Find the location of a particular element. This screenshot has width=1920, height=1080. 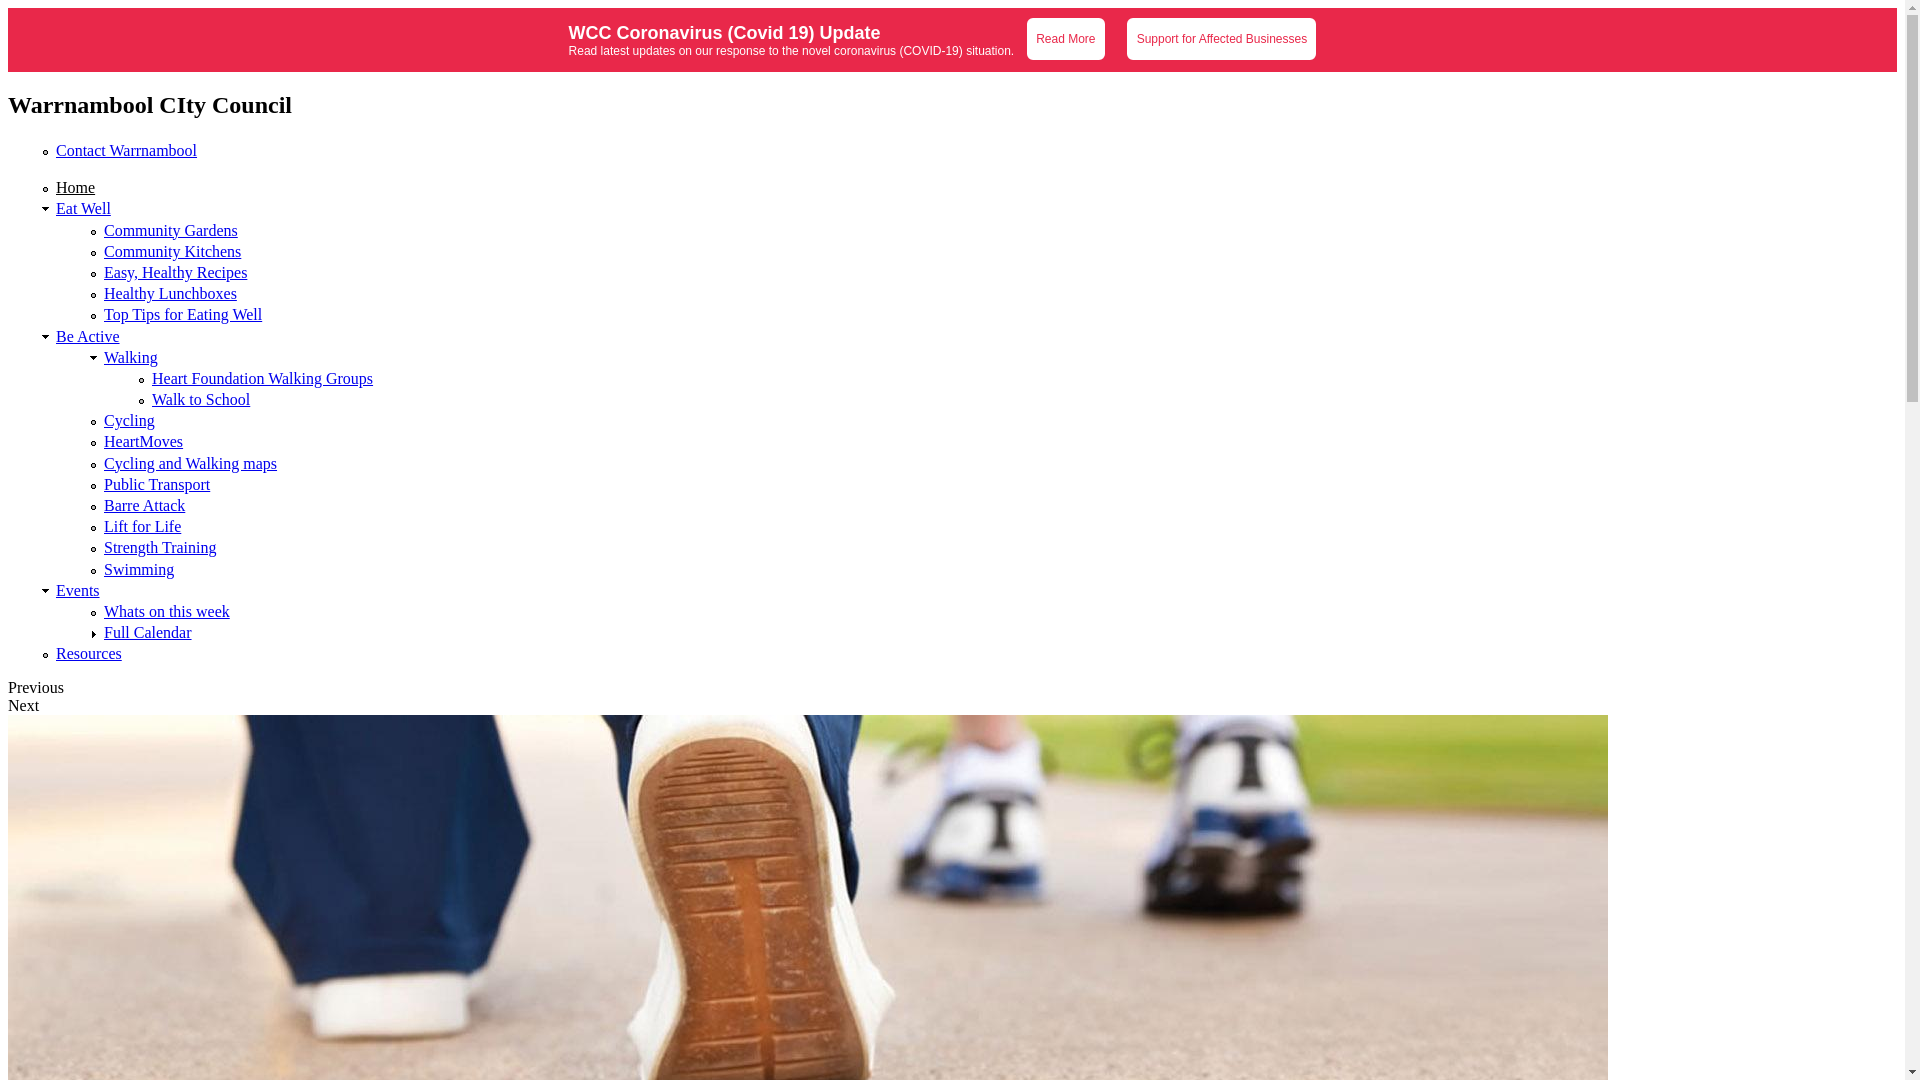

'Home' is located at coordinates (75, 187).